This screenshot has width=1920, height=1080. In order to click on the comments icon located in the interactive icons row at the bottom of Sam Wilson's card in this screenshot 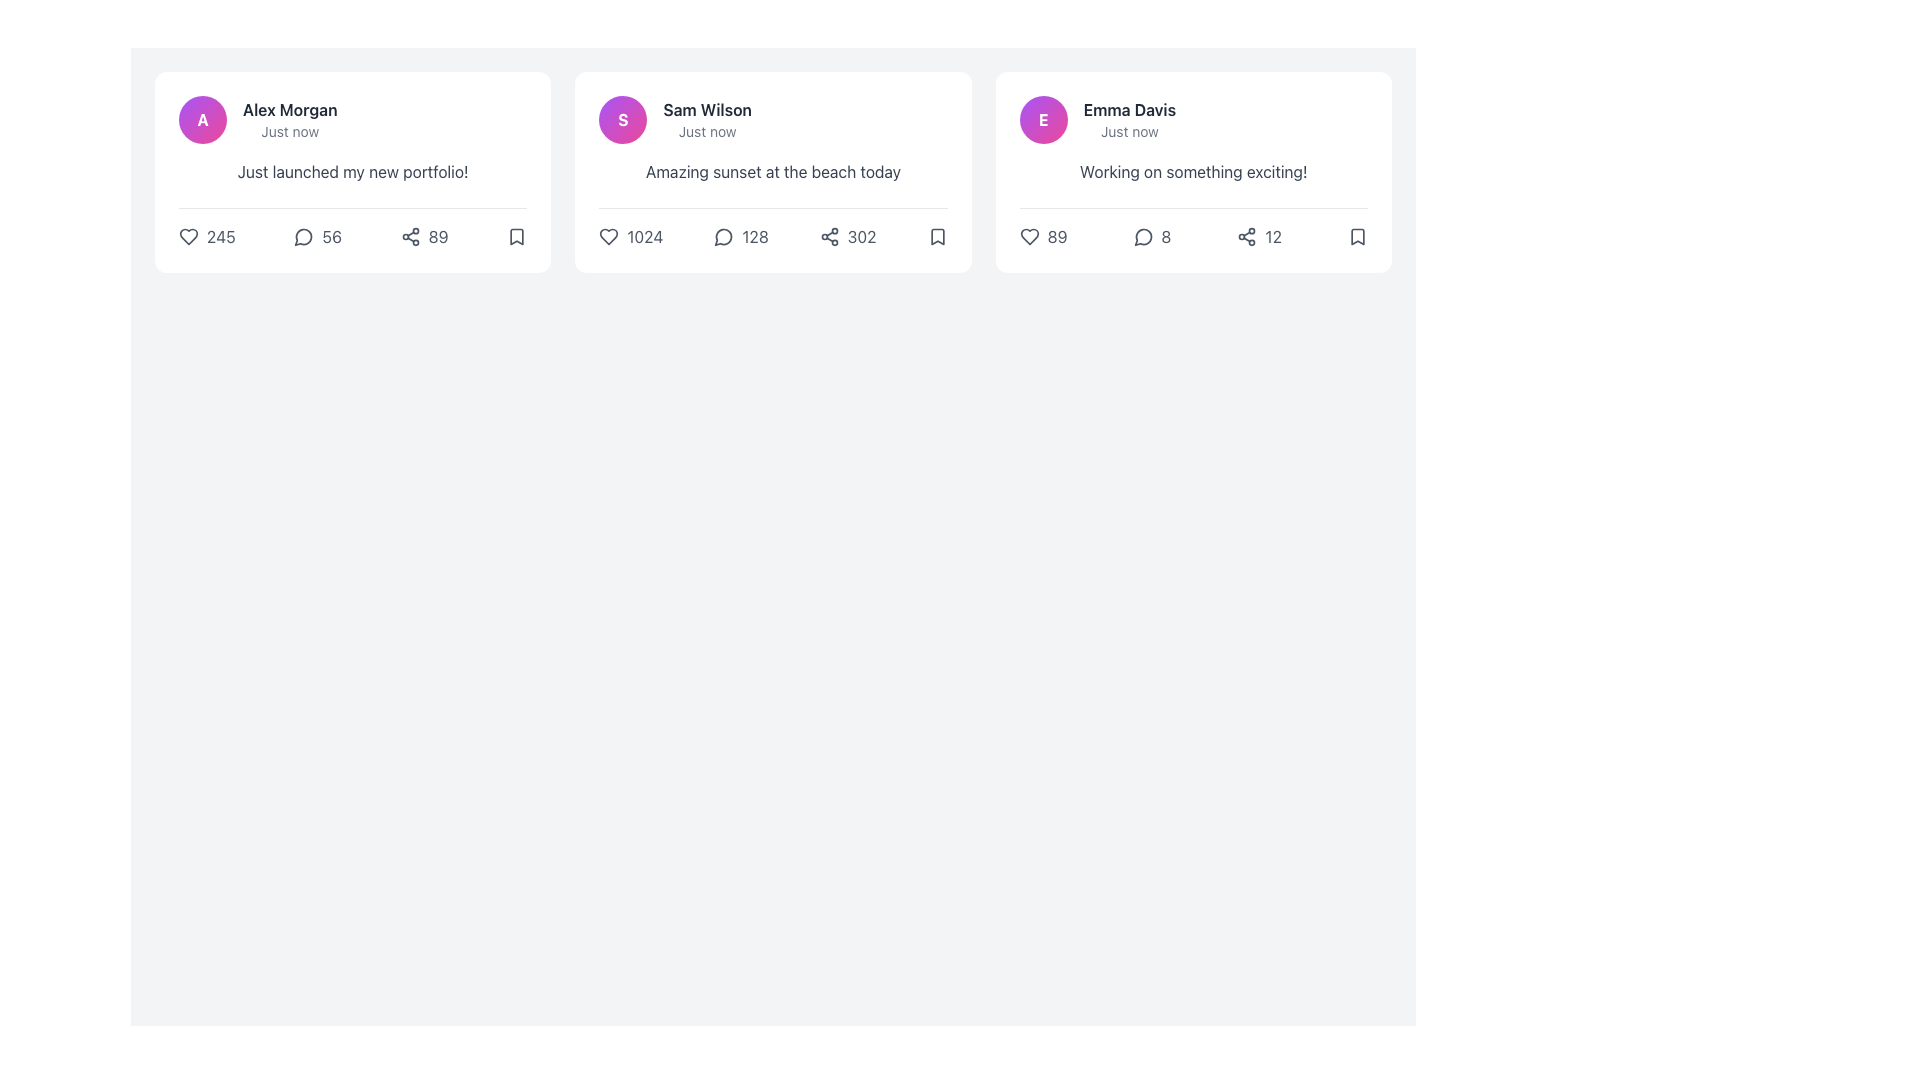, I will do `click(722, 236)`.